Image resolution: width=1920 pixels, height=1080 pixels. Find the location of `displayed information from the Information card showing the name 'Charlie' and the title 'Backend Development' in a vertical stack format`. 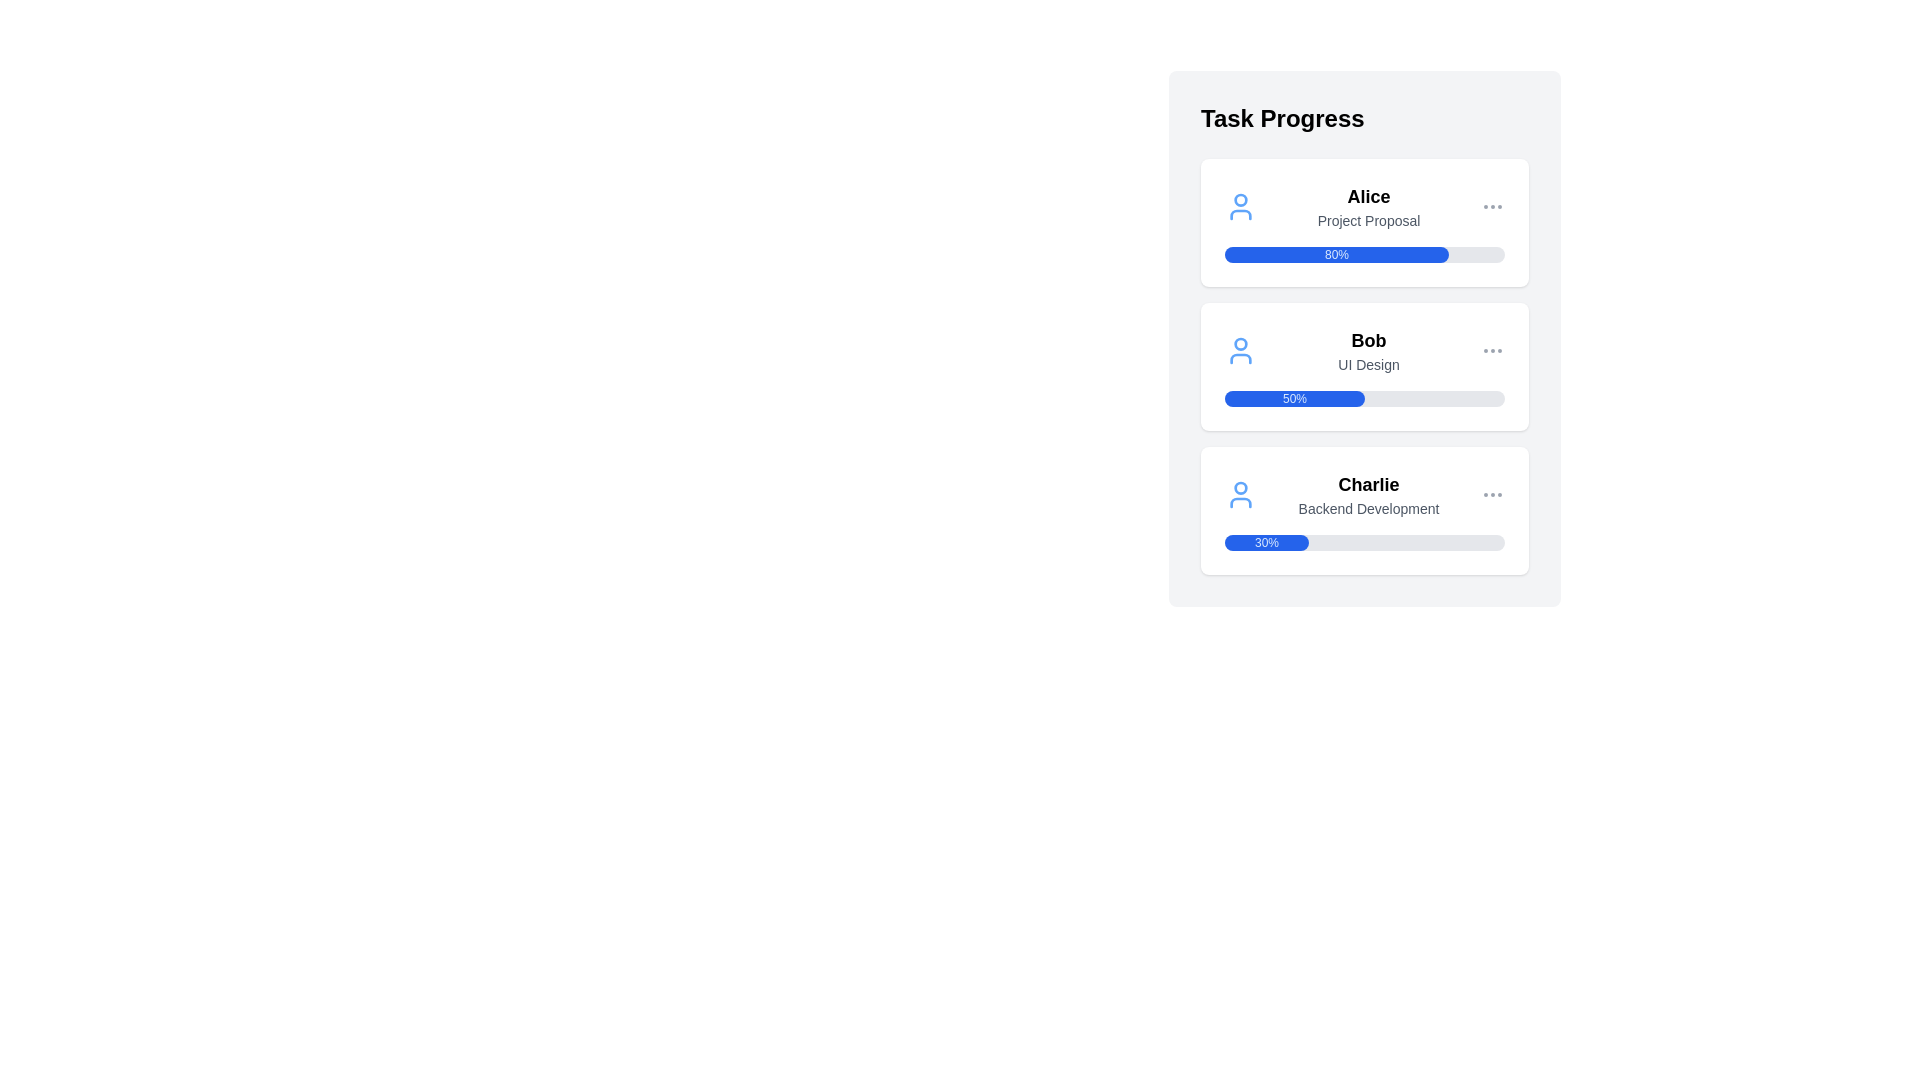

displayed information from the Information card showing the name 'Charlie' and the title 'Backend Development' in a vertical stack format is located at coordinates (1367, 494).